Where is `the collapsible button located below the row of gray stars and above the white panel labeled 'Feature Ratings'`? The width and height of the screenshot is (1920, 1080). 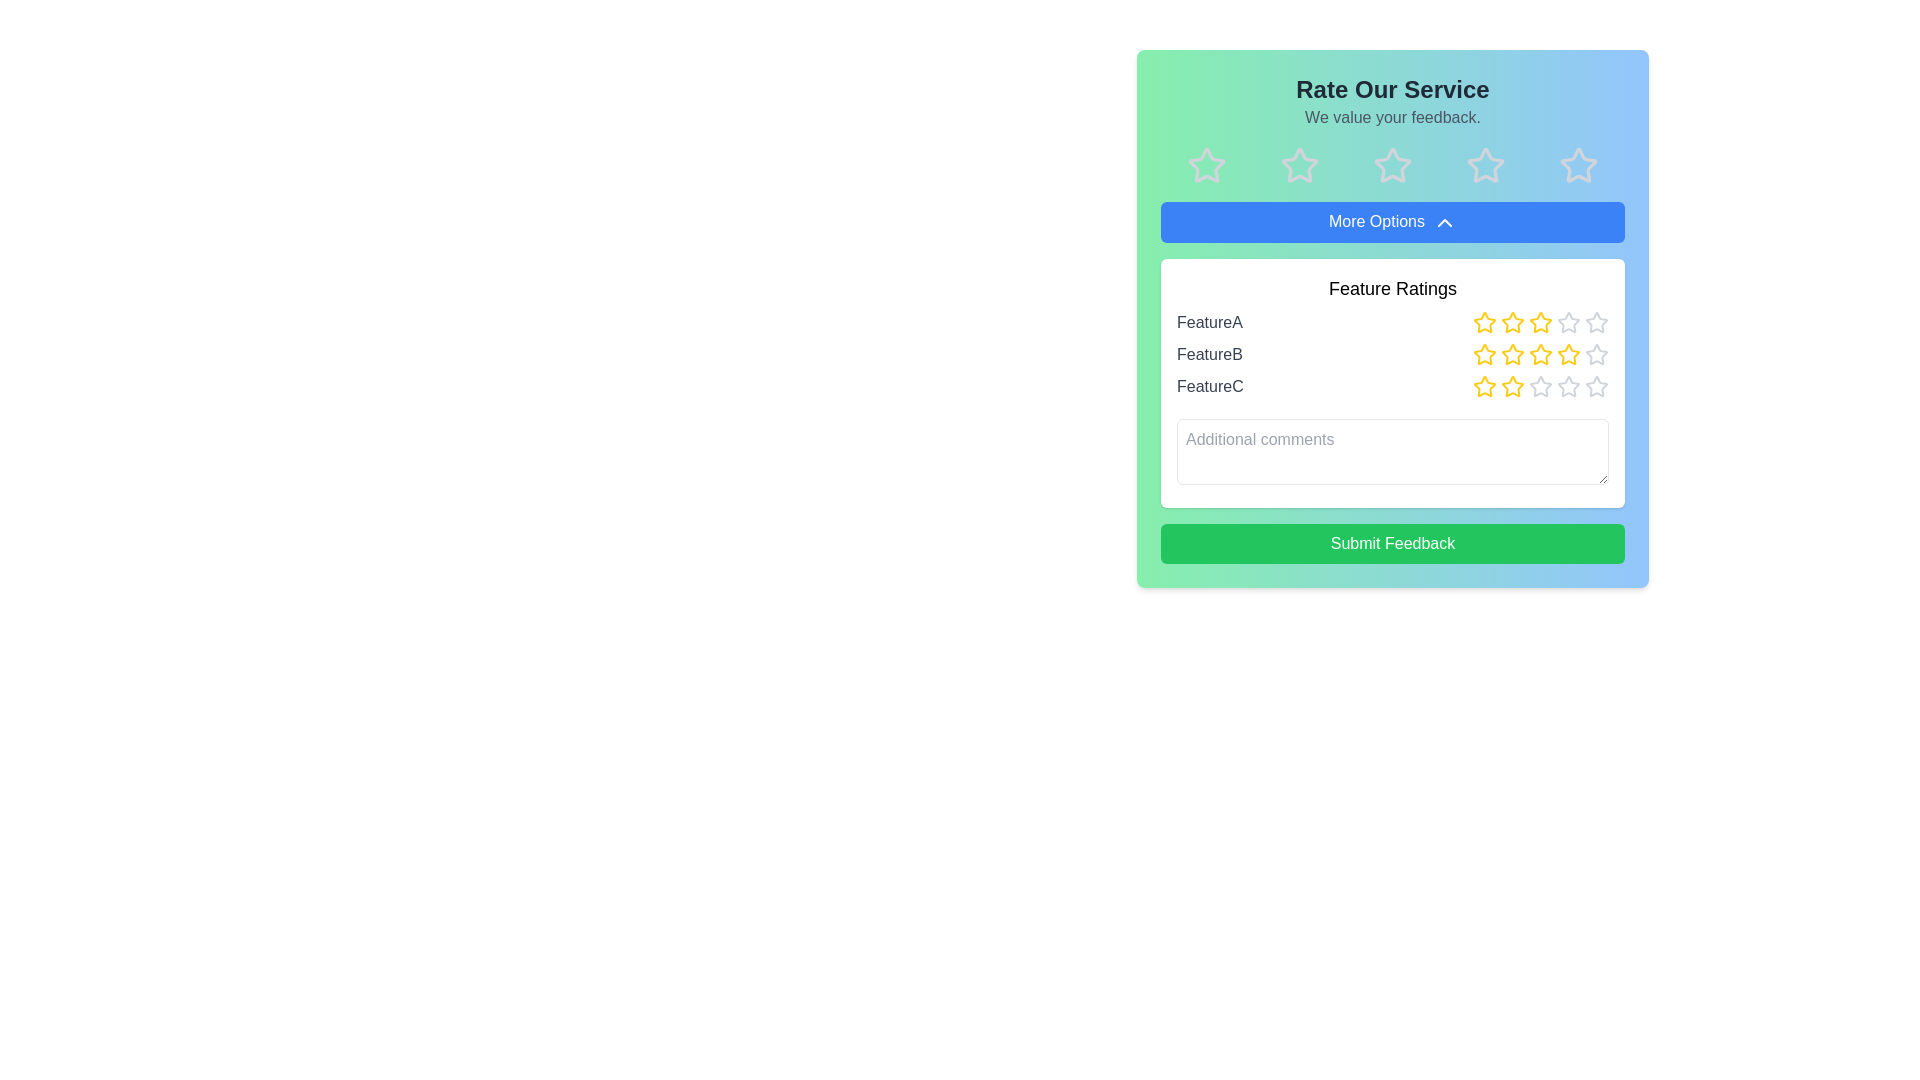
the collapsible button located below the row of gray stars and above the white panel labeled 'Feature Ratings' is located at coordinates (1391, 222).